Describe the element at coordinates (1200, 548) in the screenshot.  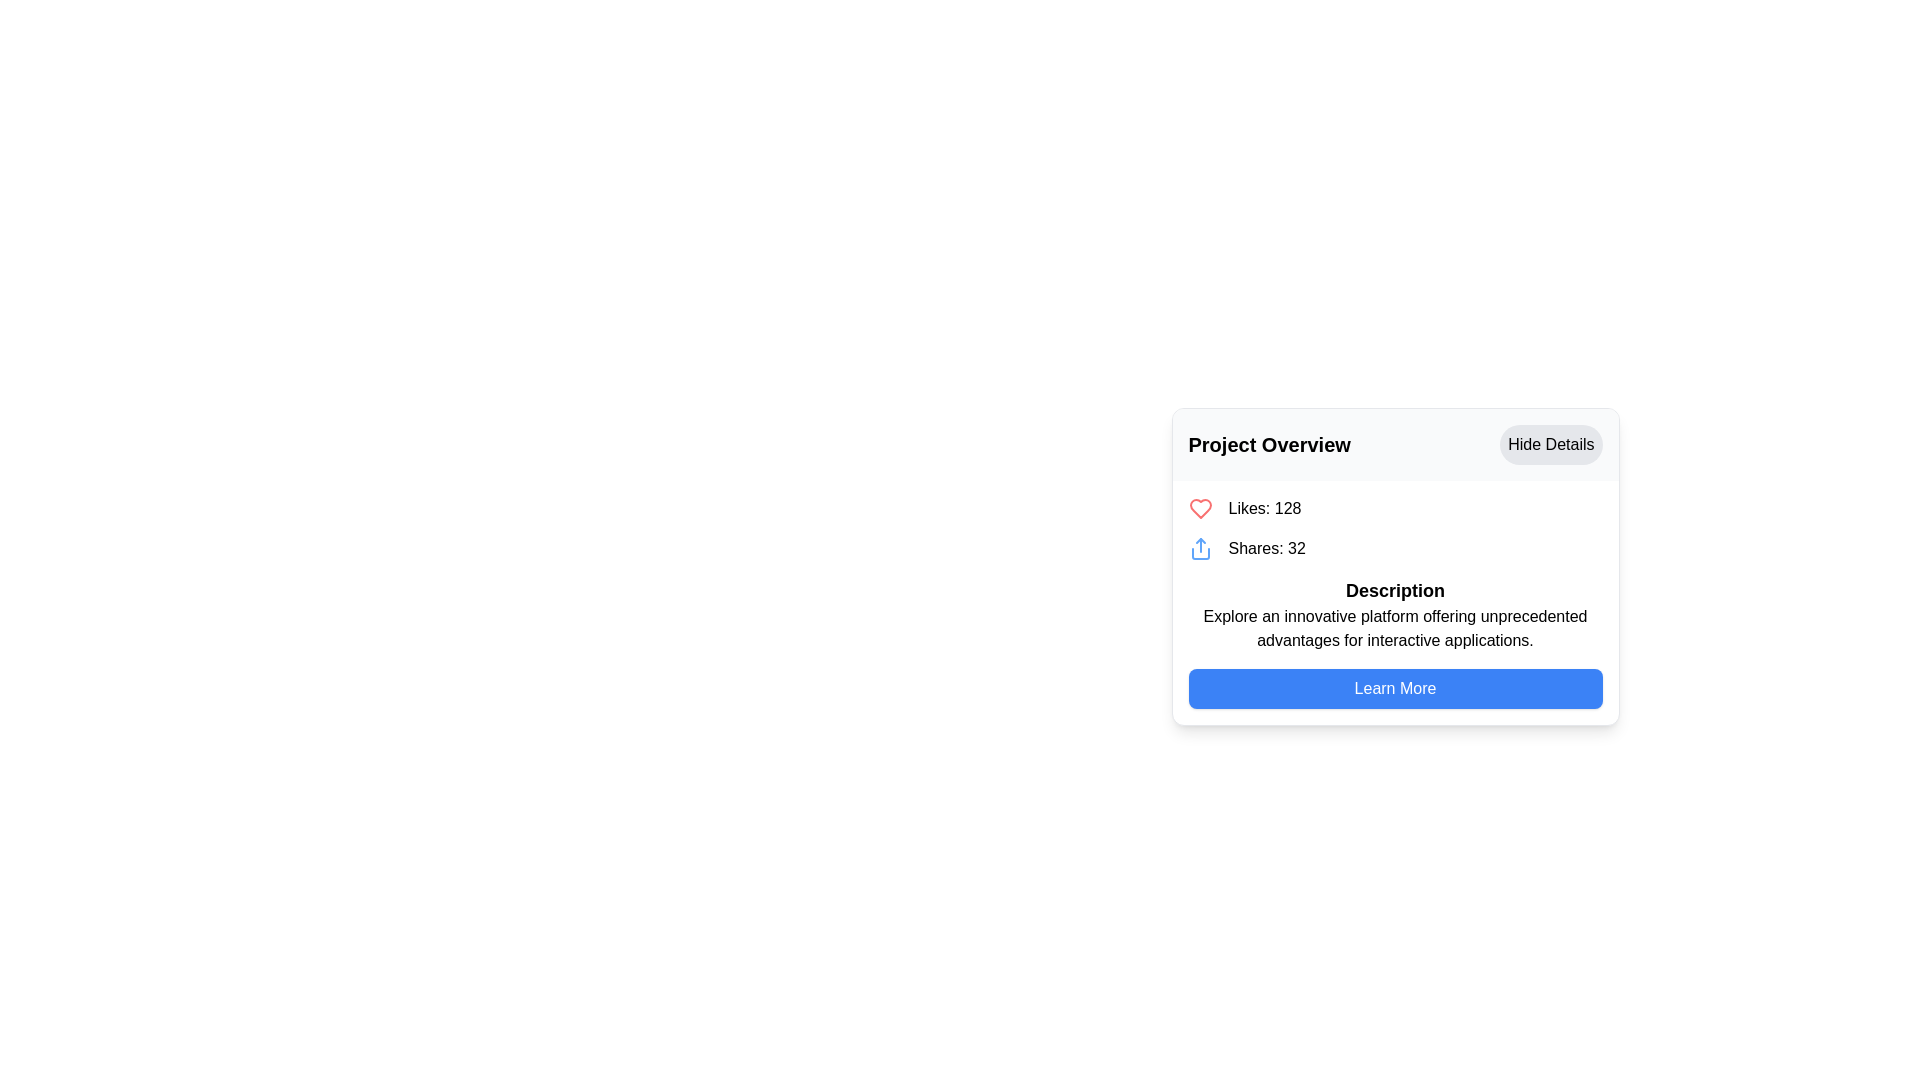
I see `the sharing icon located within the 'Shares: 32' grouping, positioned to the left of the text 'Shares: 32' in the 'Project Overview' section` at that location.